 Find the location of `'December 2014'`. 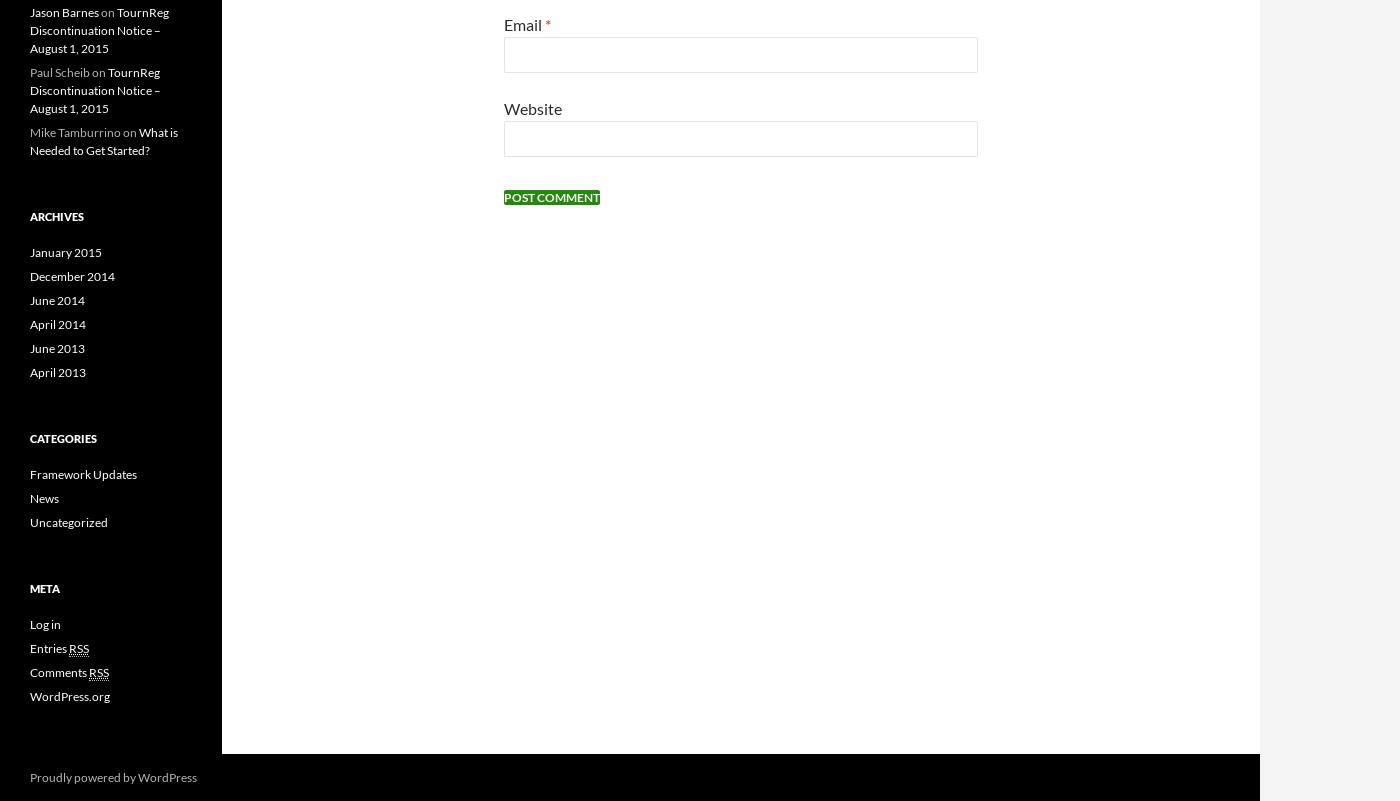

'December 2014' is located at coordinates (72, 274).